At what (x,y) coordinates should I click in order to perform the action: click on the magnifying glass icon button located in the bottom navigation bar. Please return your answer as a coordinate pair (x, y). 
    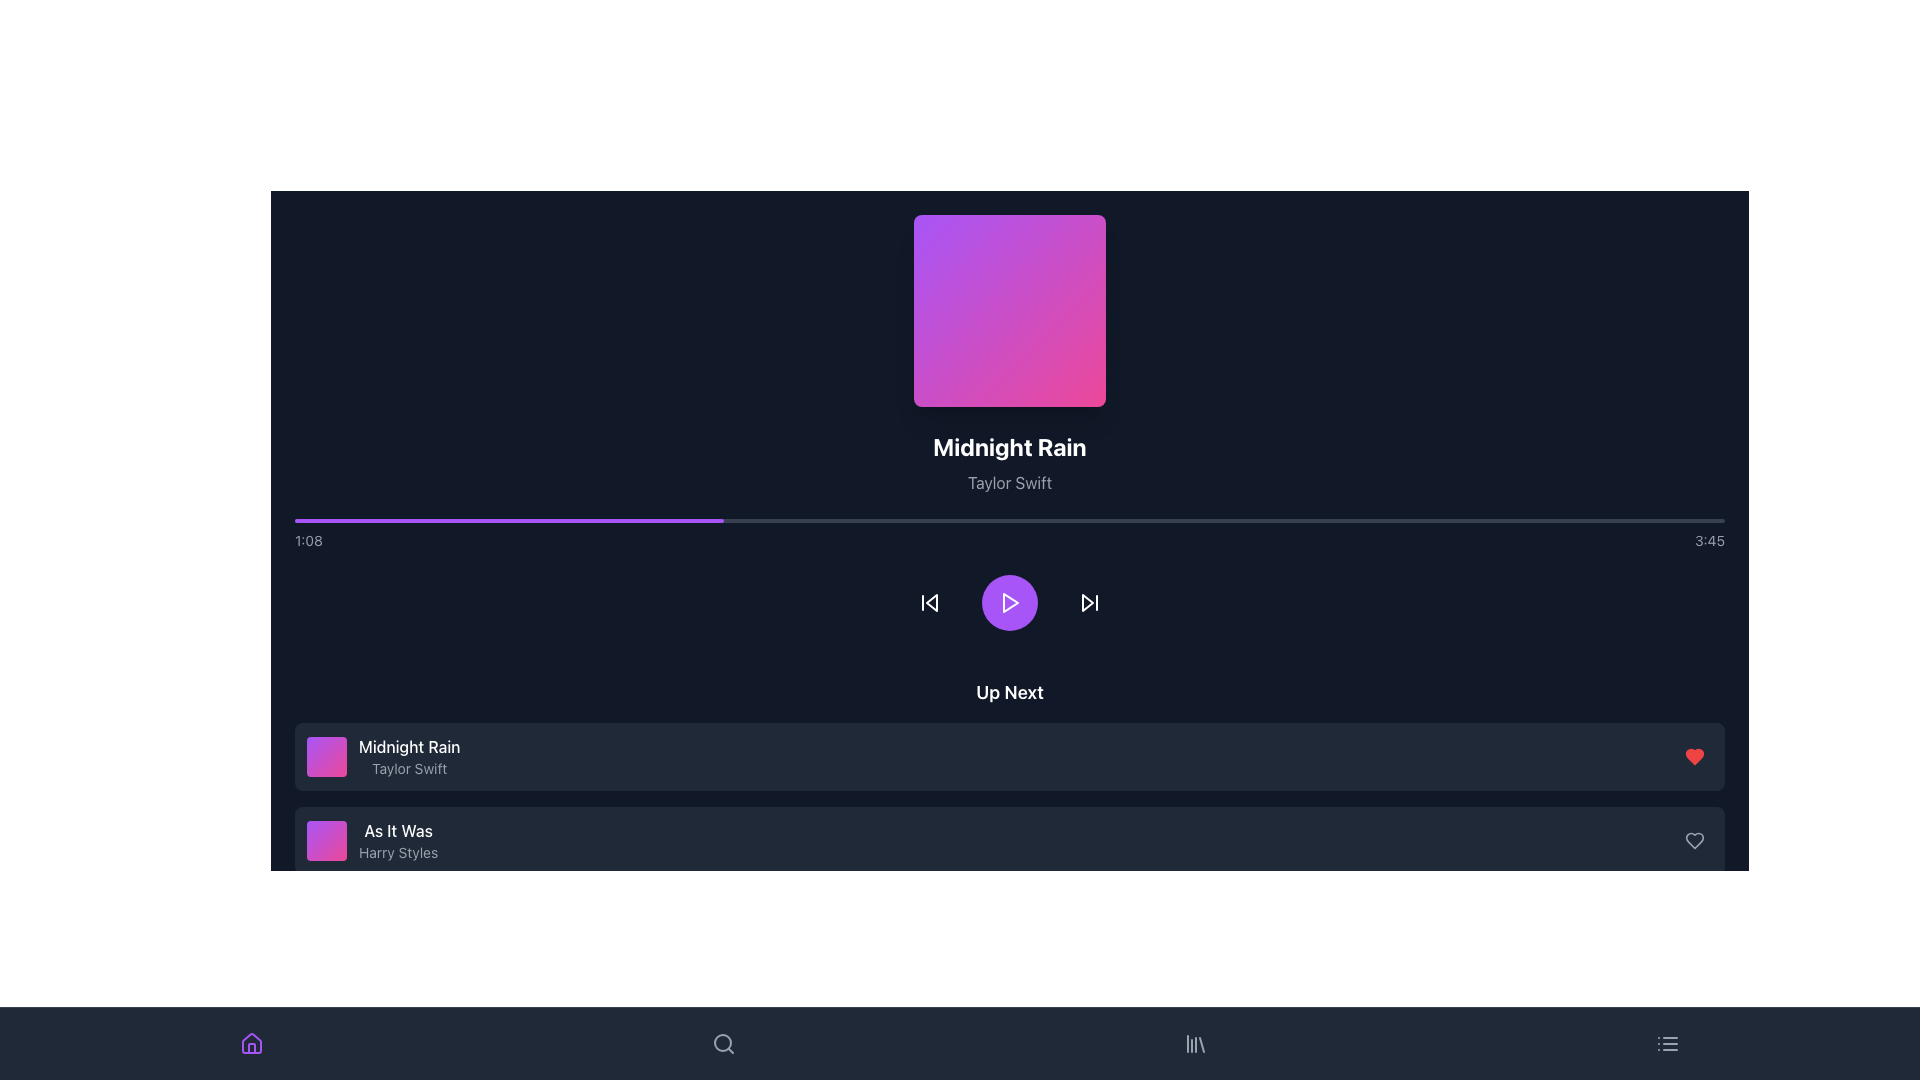
    Looking at the image, I should click on (723, 1043).